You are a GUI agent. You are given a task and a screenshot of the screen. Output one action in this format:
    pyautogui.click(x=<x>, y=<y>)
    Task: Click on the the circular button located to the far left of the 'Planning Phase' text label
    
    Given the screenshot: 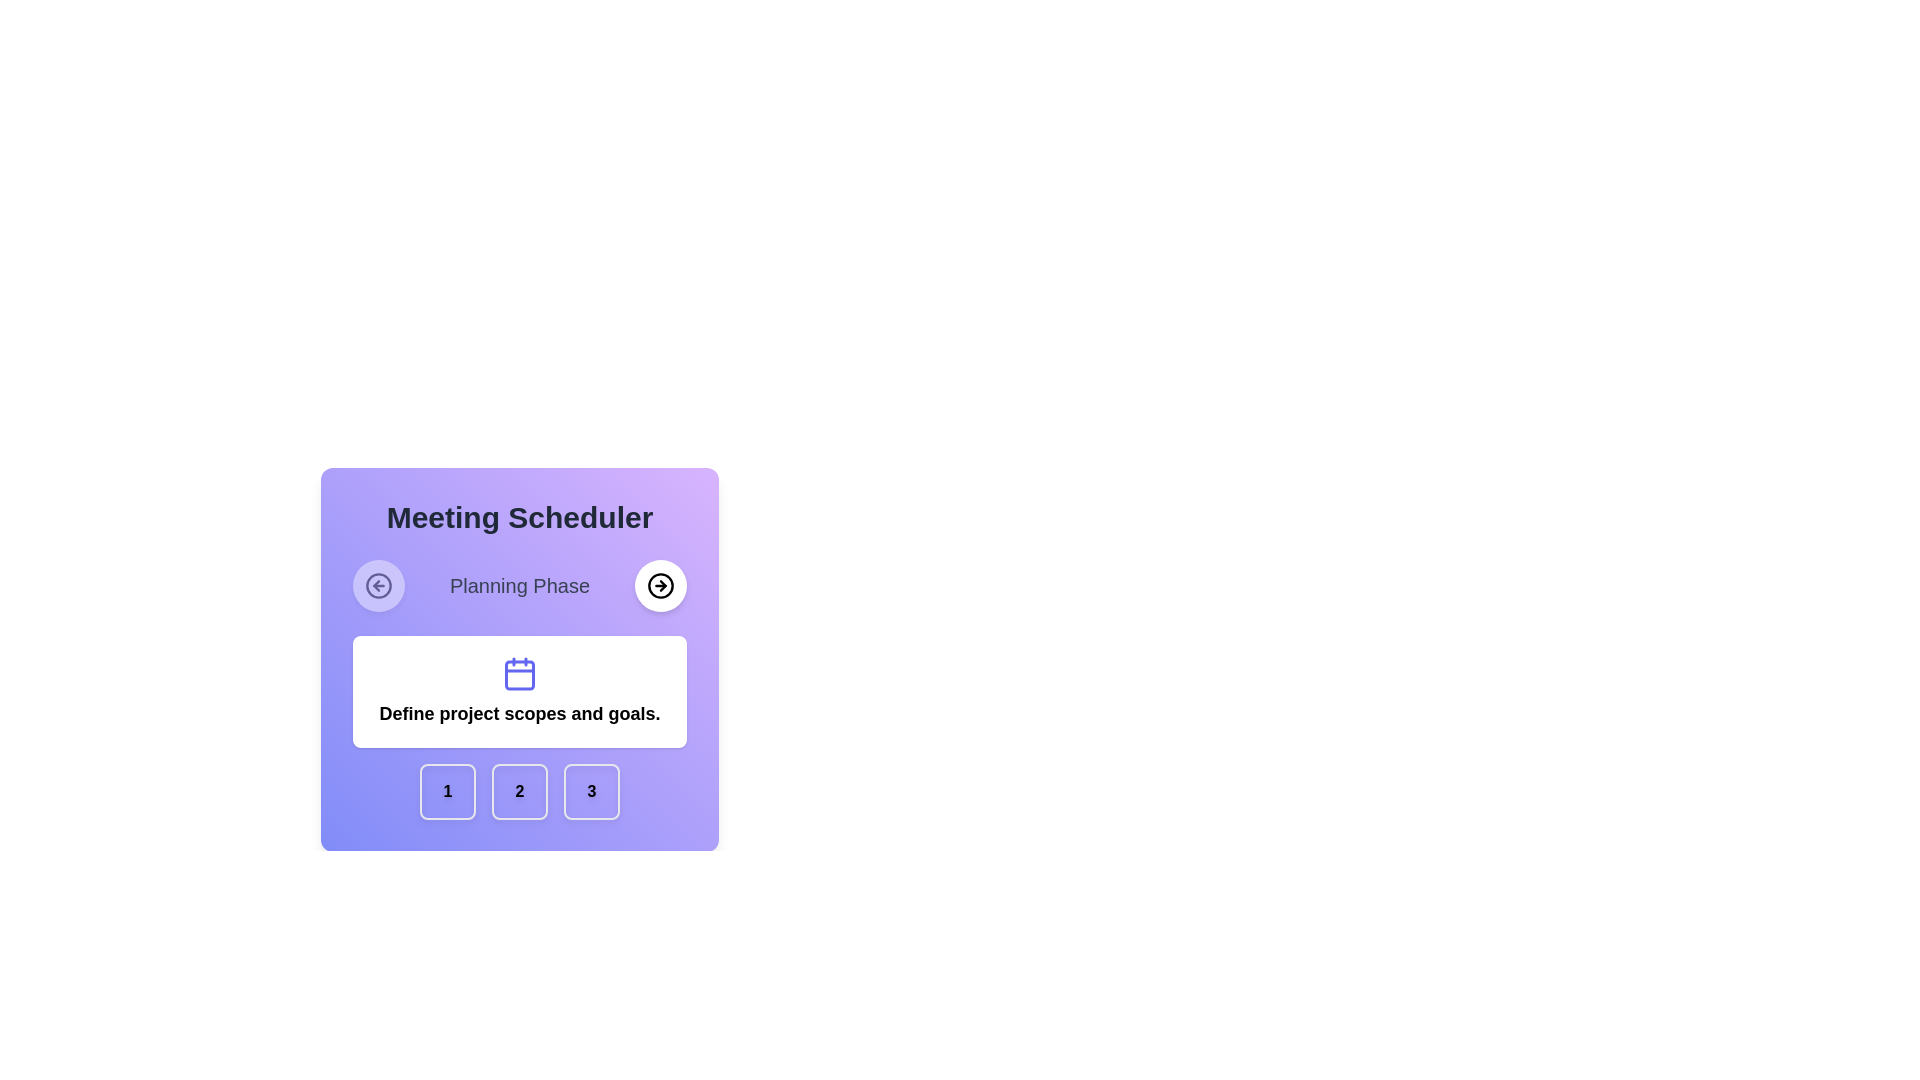 What is the action you would take?
    pyautogui.click(x=379, y=585)
    